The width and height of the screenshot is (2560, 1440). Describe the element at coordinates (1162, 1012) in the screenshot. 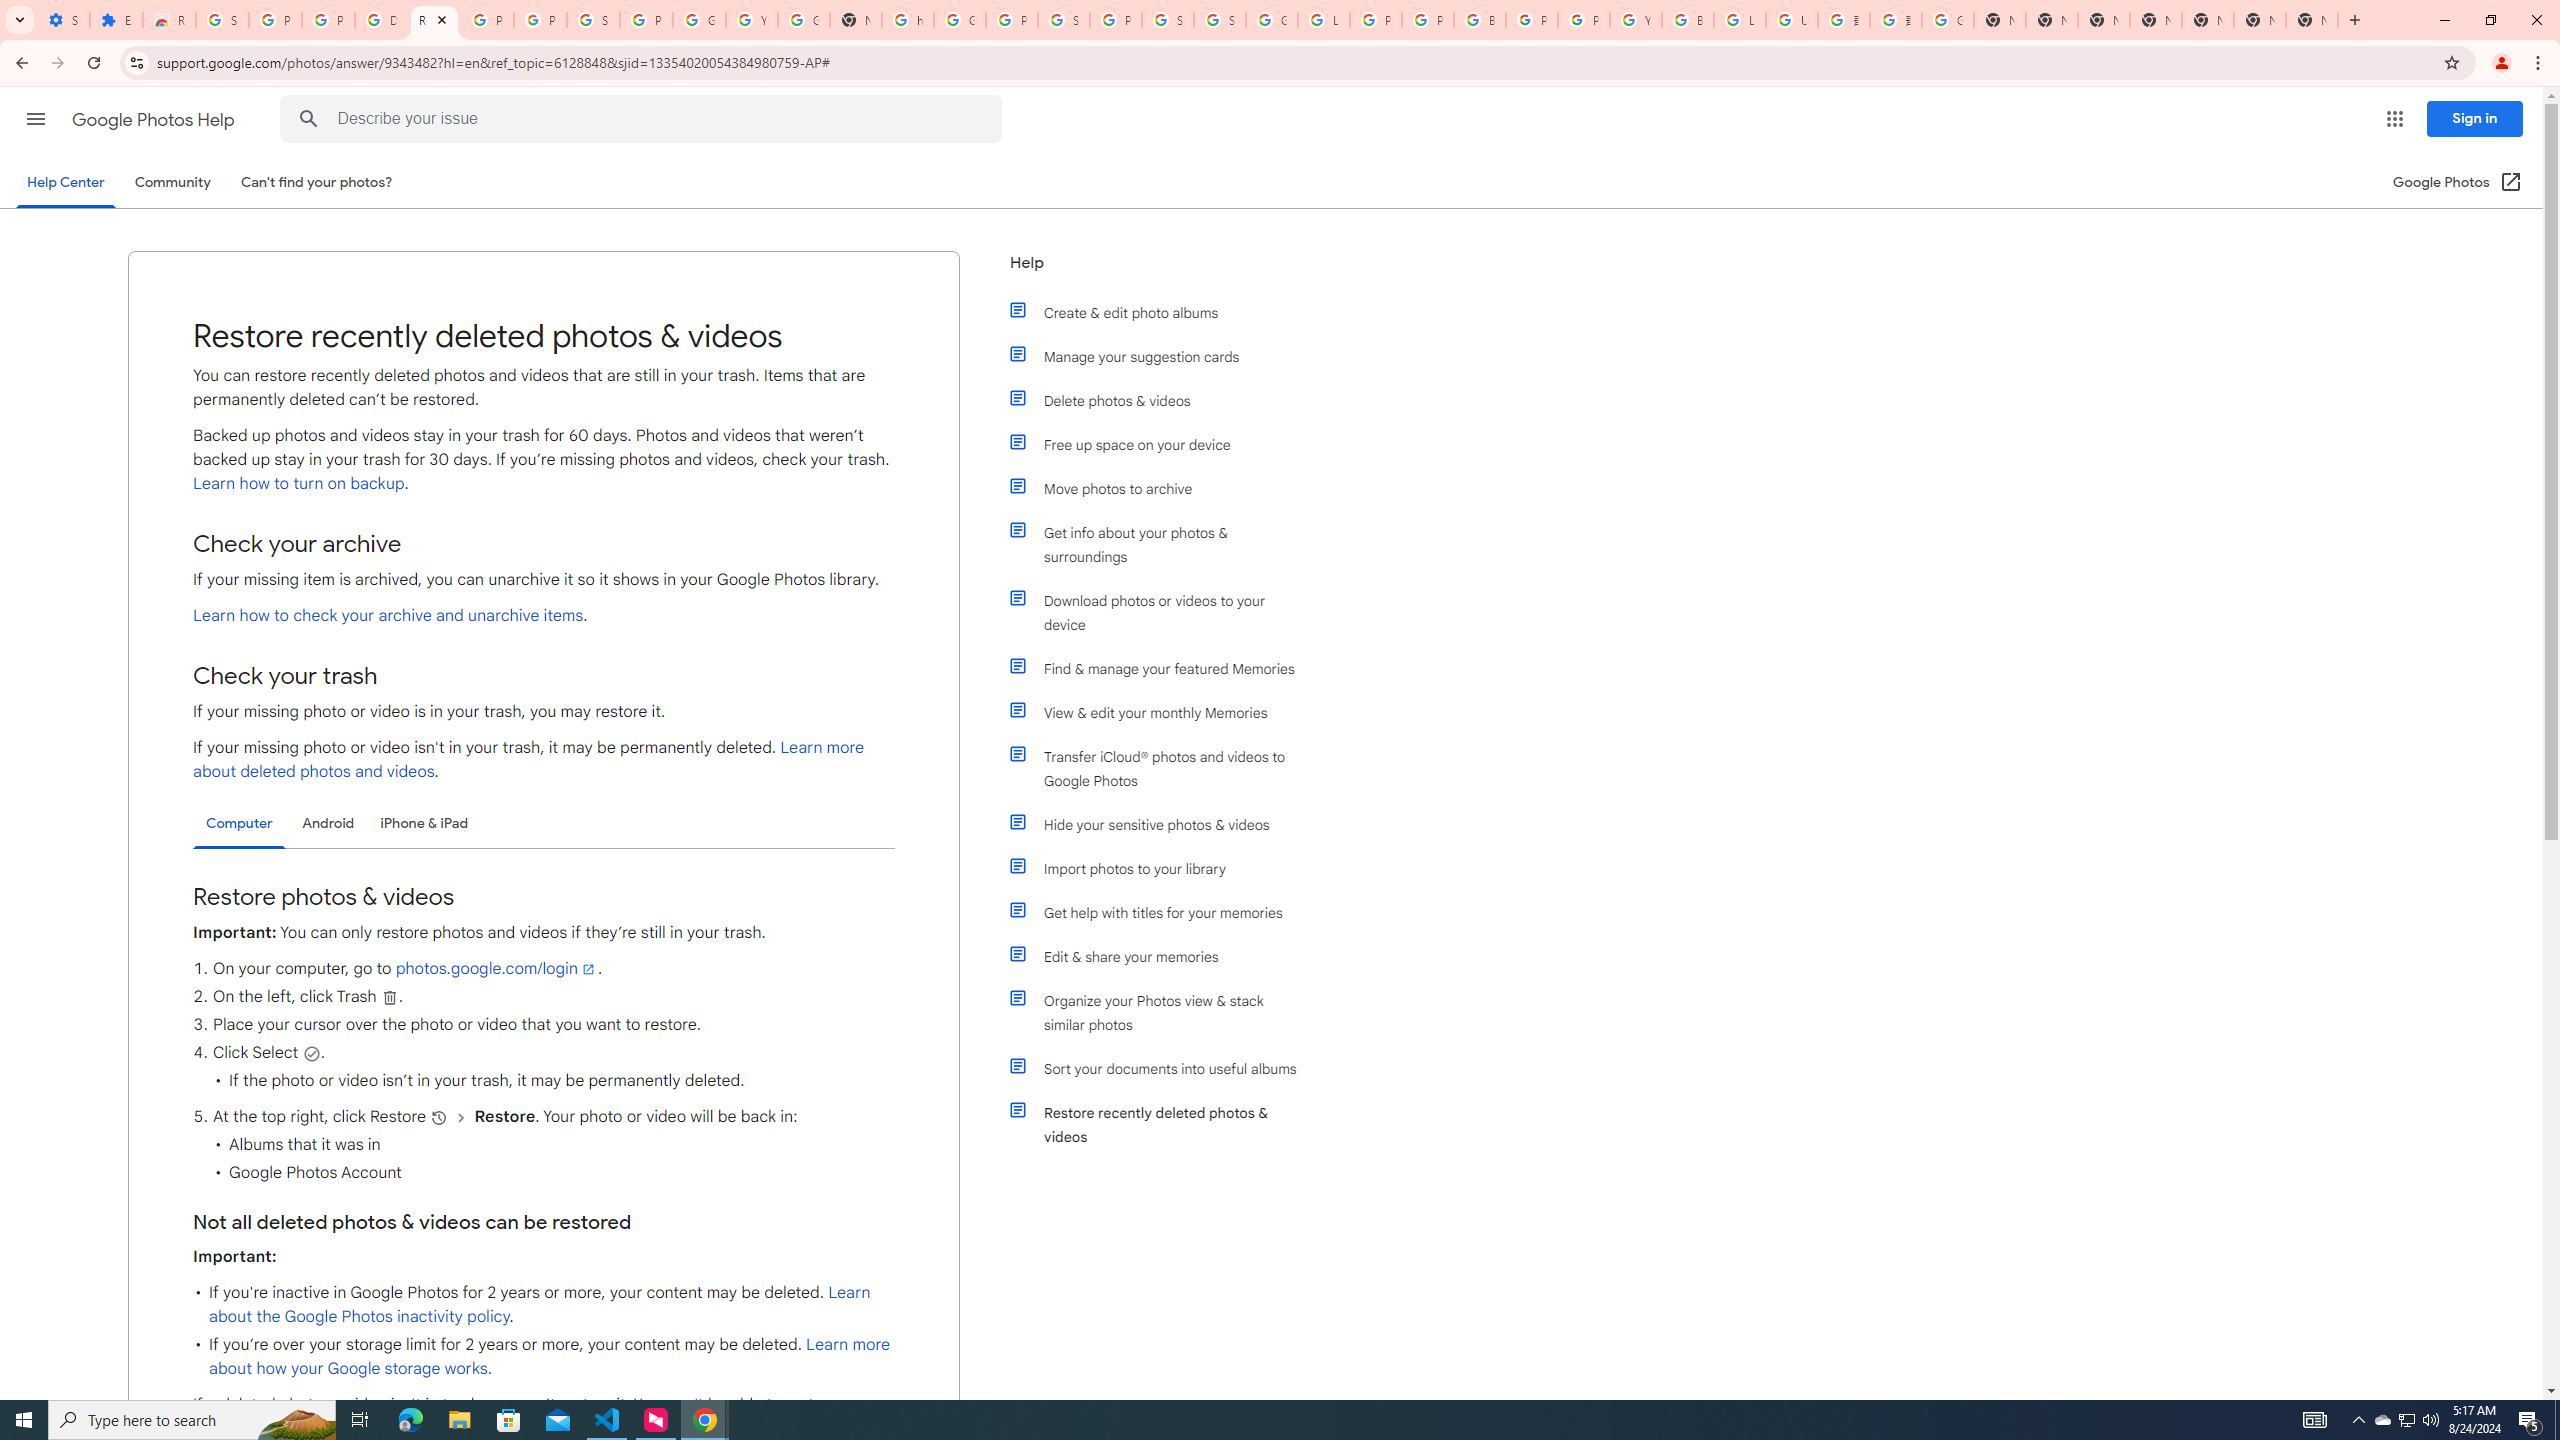

I see `'Organize your Photos view & stack similar photos'` at that location.